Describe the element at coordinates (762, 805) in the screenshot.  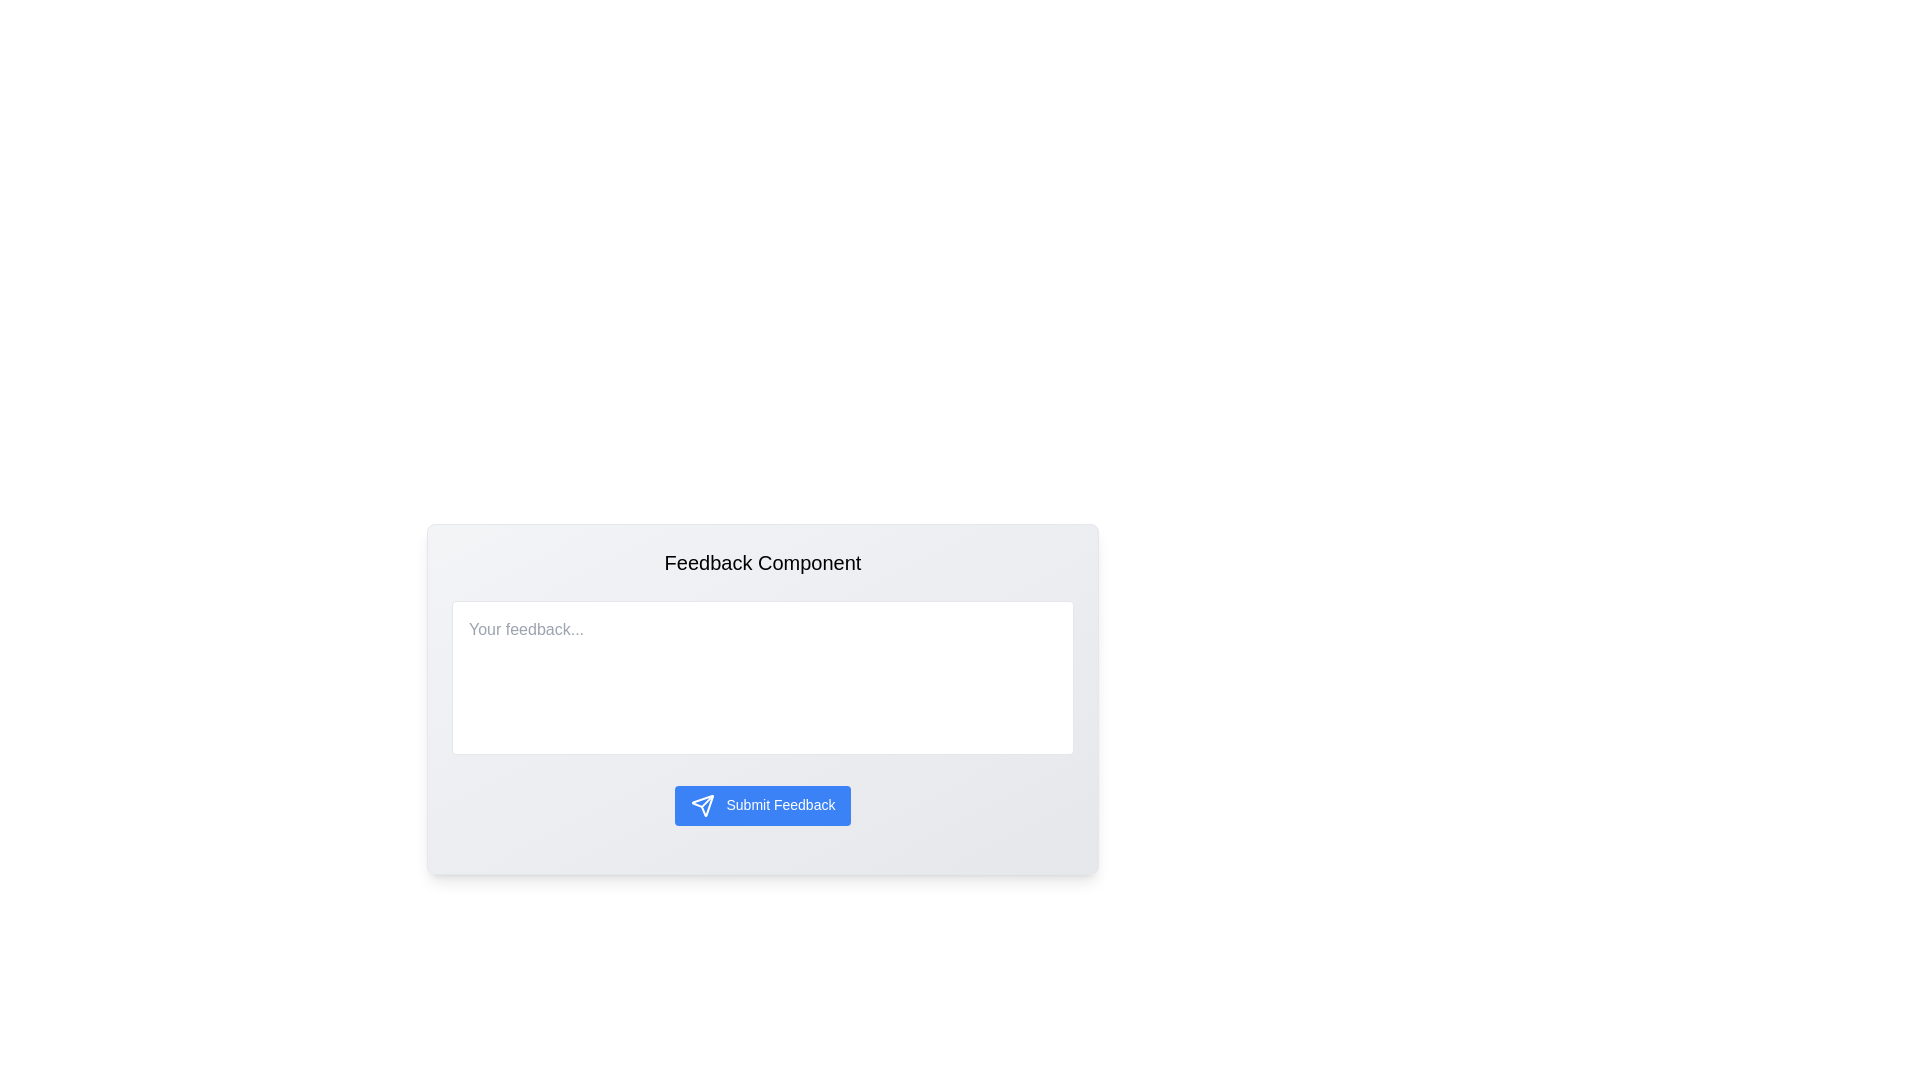
I see `the blue 'Submit Feedback' button with a paper plane icon` at that location.